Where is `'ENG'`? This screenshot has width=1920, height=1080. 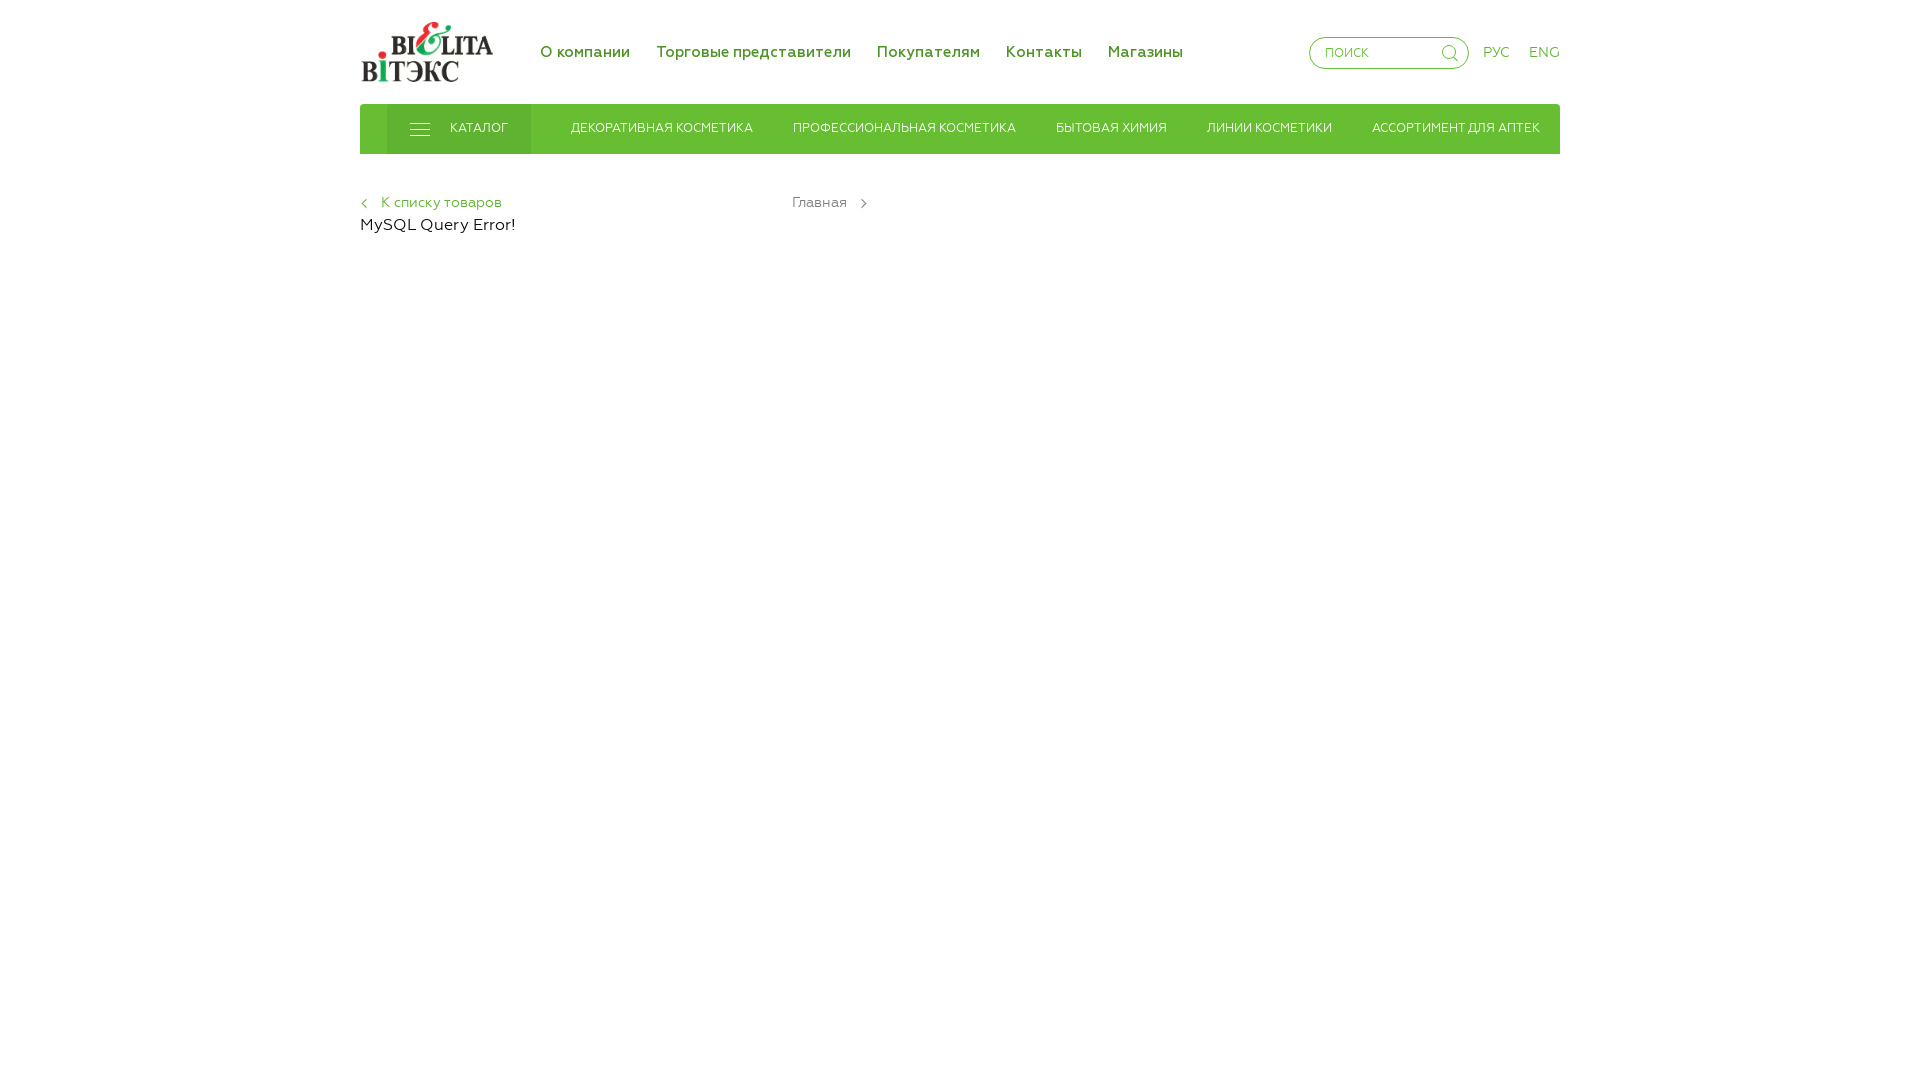 'ENG' is located at coordinates (1543, 51).